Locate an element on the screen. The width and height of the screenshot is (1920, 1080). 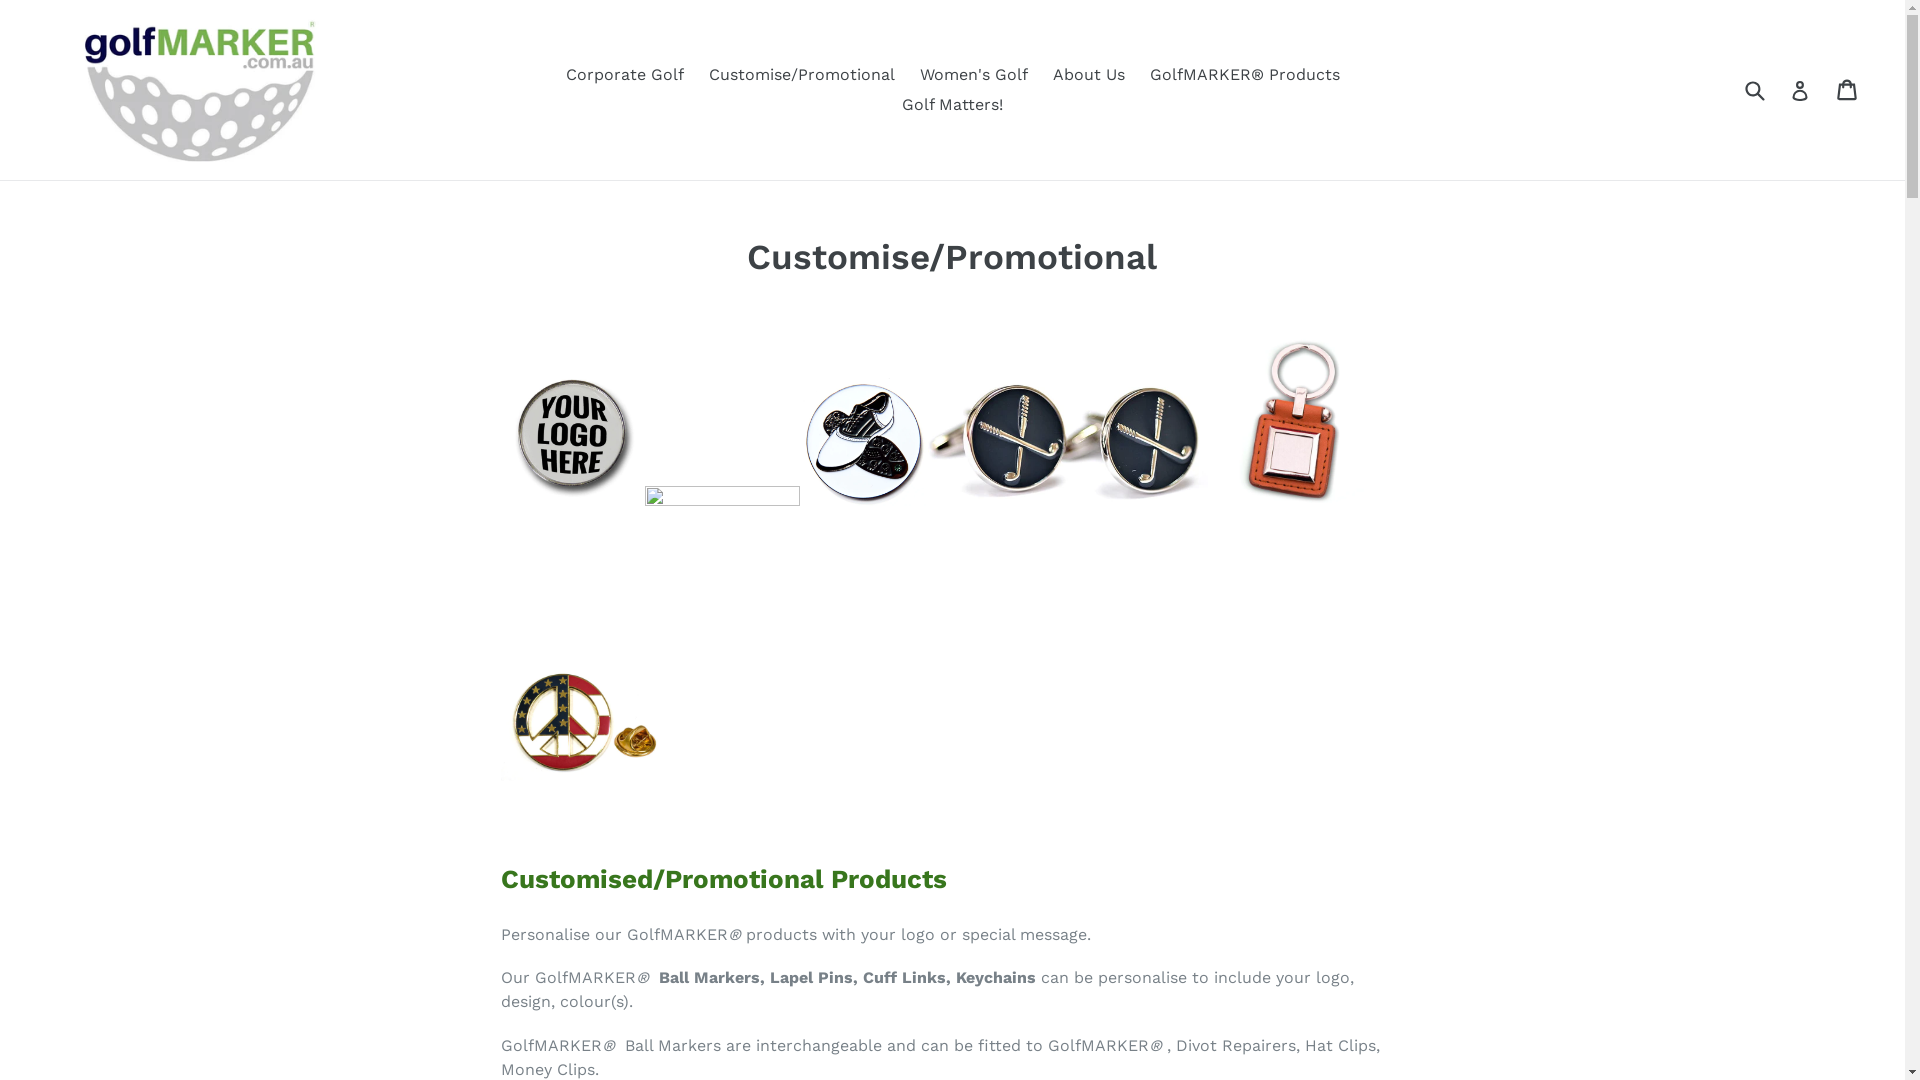
'Submit' is located at coordinates (1752, 88).